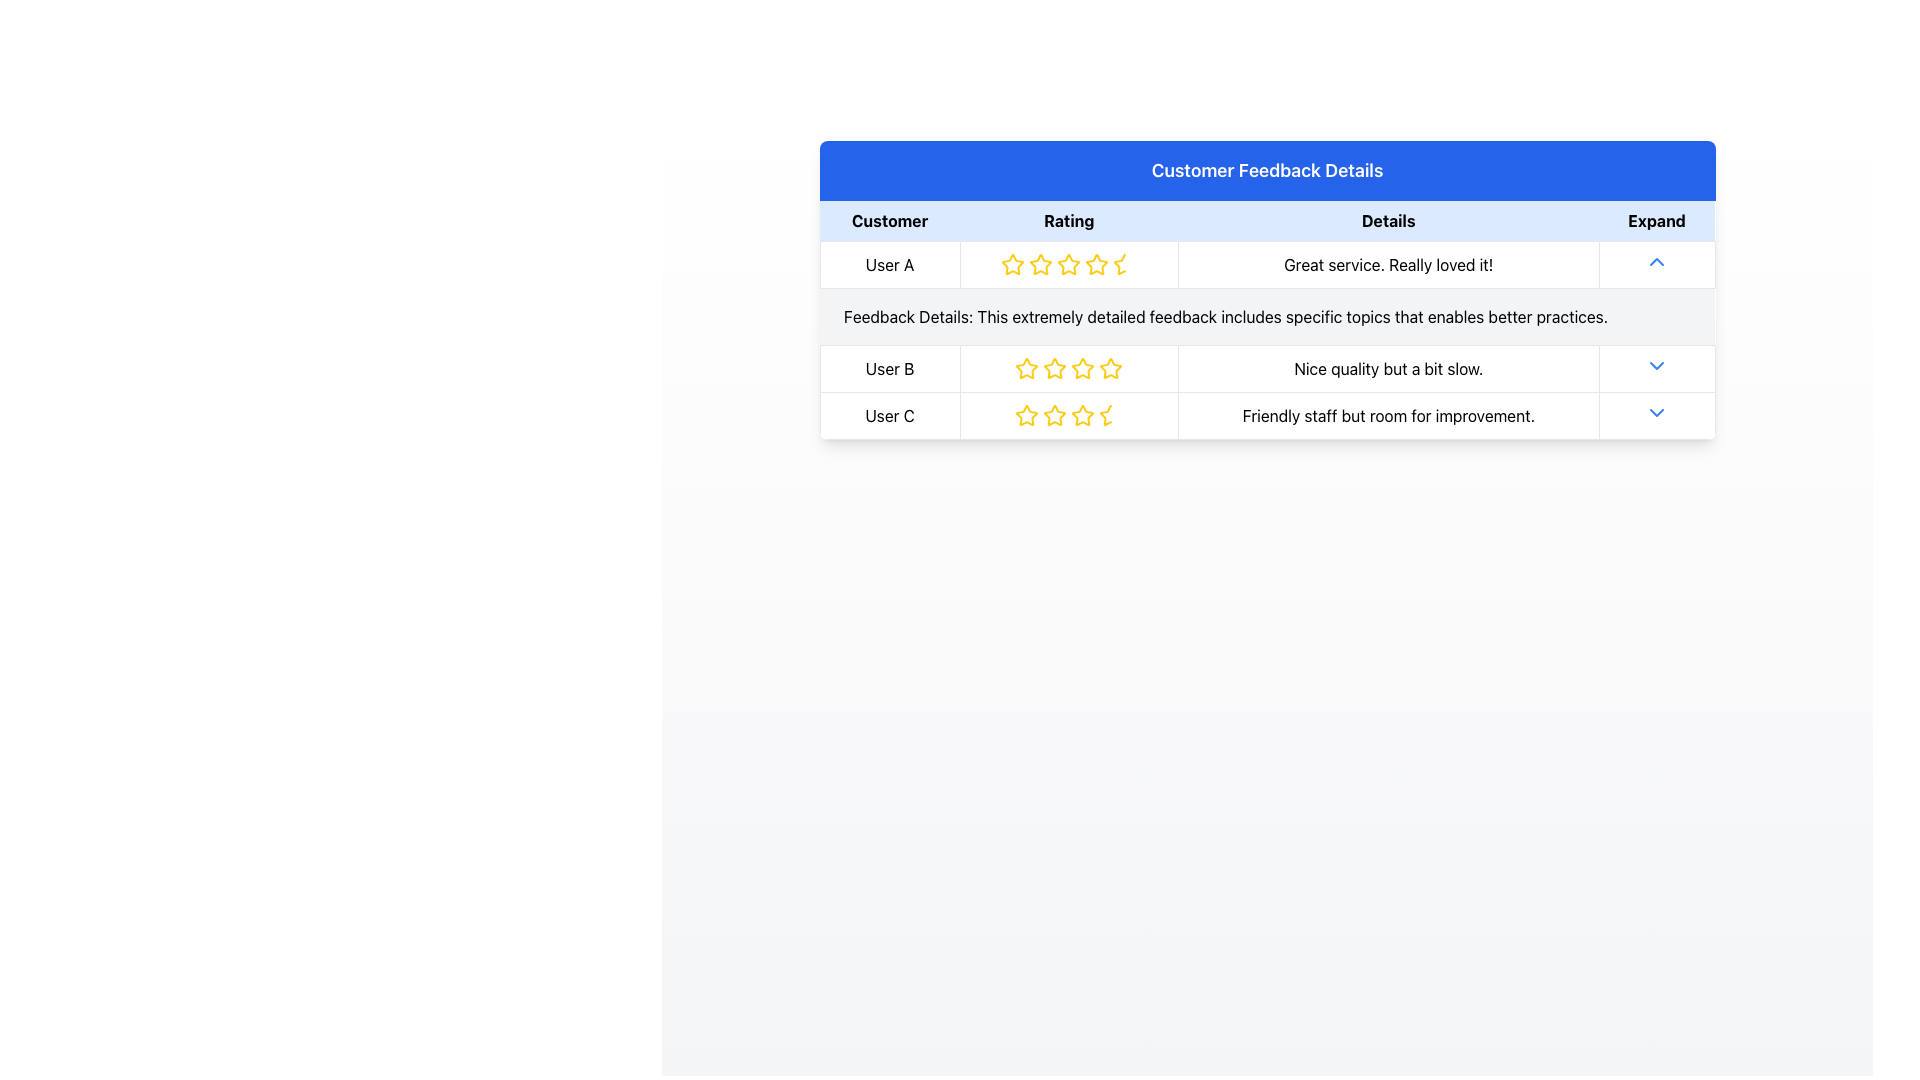 This screenshot has height=1080, width=1920. What do you see at coordinates (1387, 415) in the screenshot?
I see `the Text Display Box located in the 'Details' column of the table, adjacent to the 'User C' row header` at bounding box center [1387, 415].